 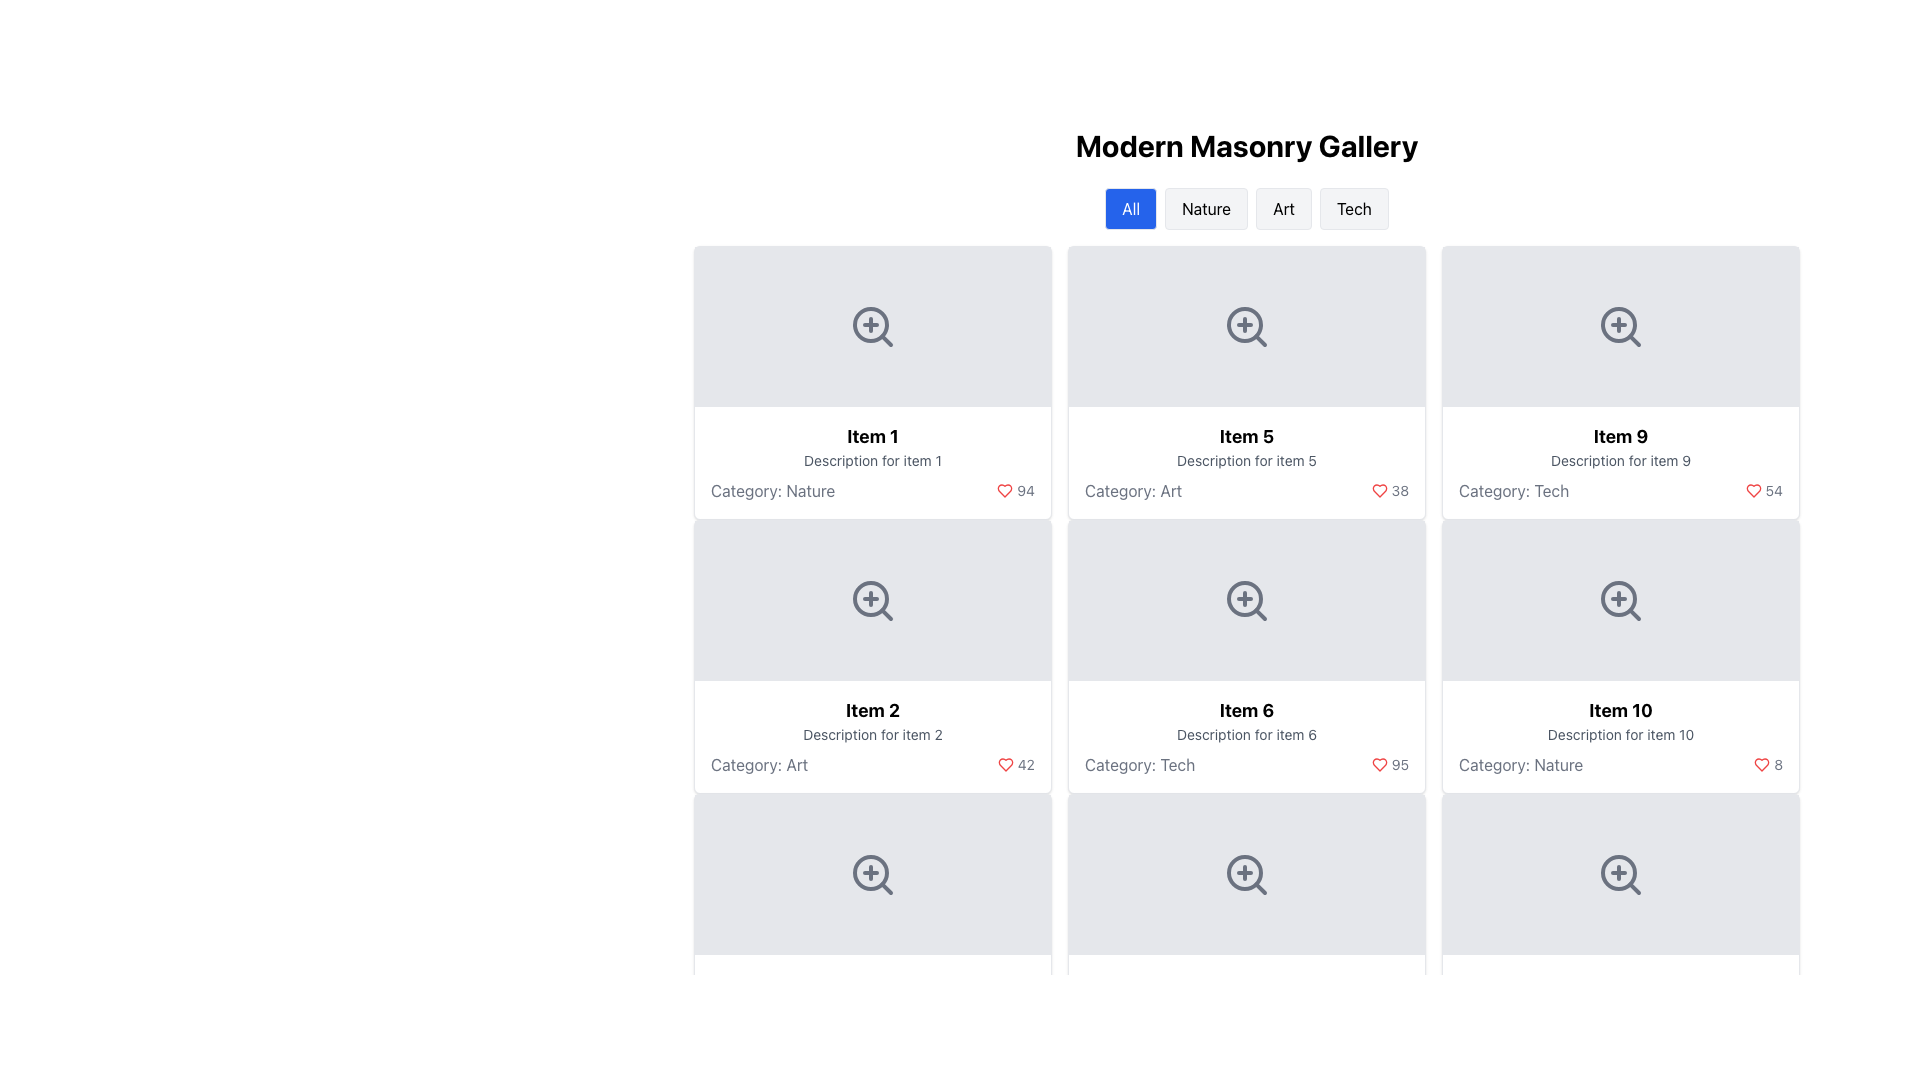 What do you see at coordinates (1133, 490) in the screenshot?
I see `the text label indicating that 'Item 5' belongs to the 'Art' category, located in the second column of the second row in the grid` at bounding box center [1133, 490].